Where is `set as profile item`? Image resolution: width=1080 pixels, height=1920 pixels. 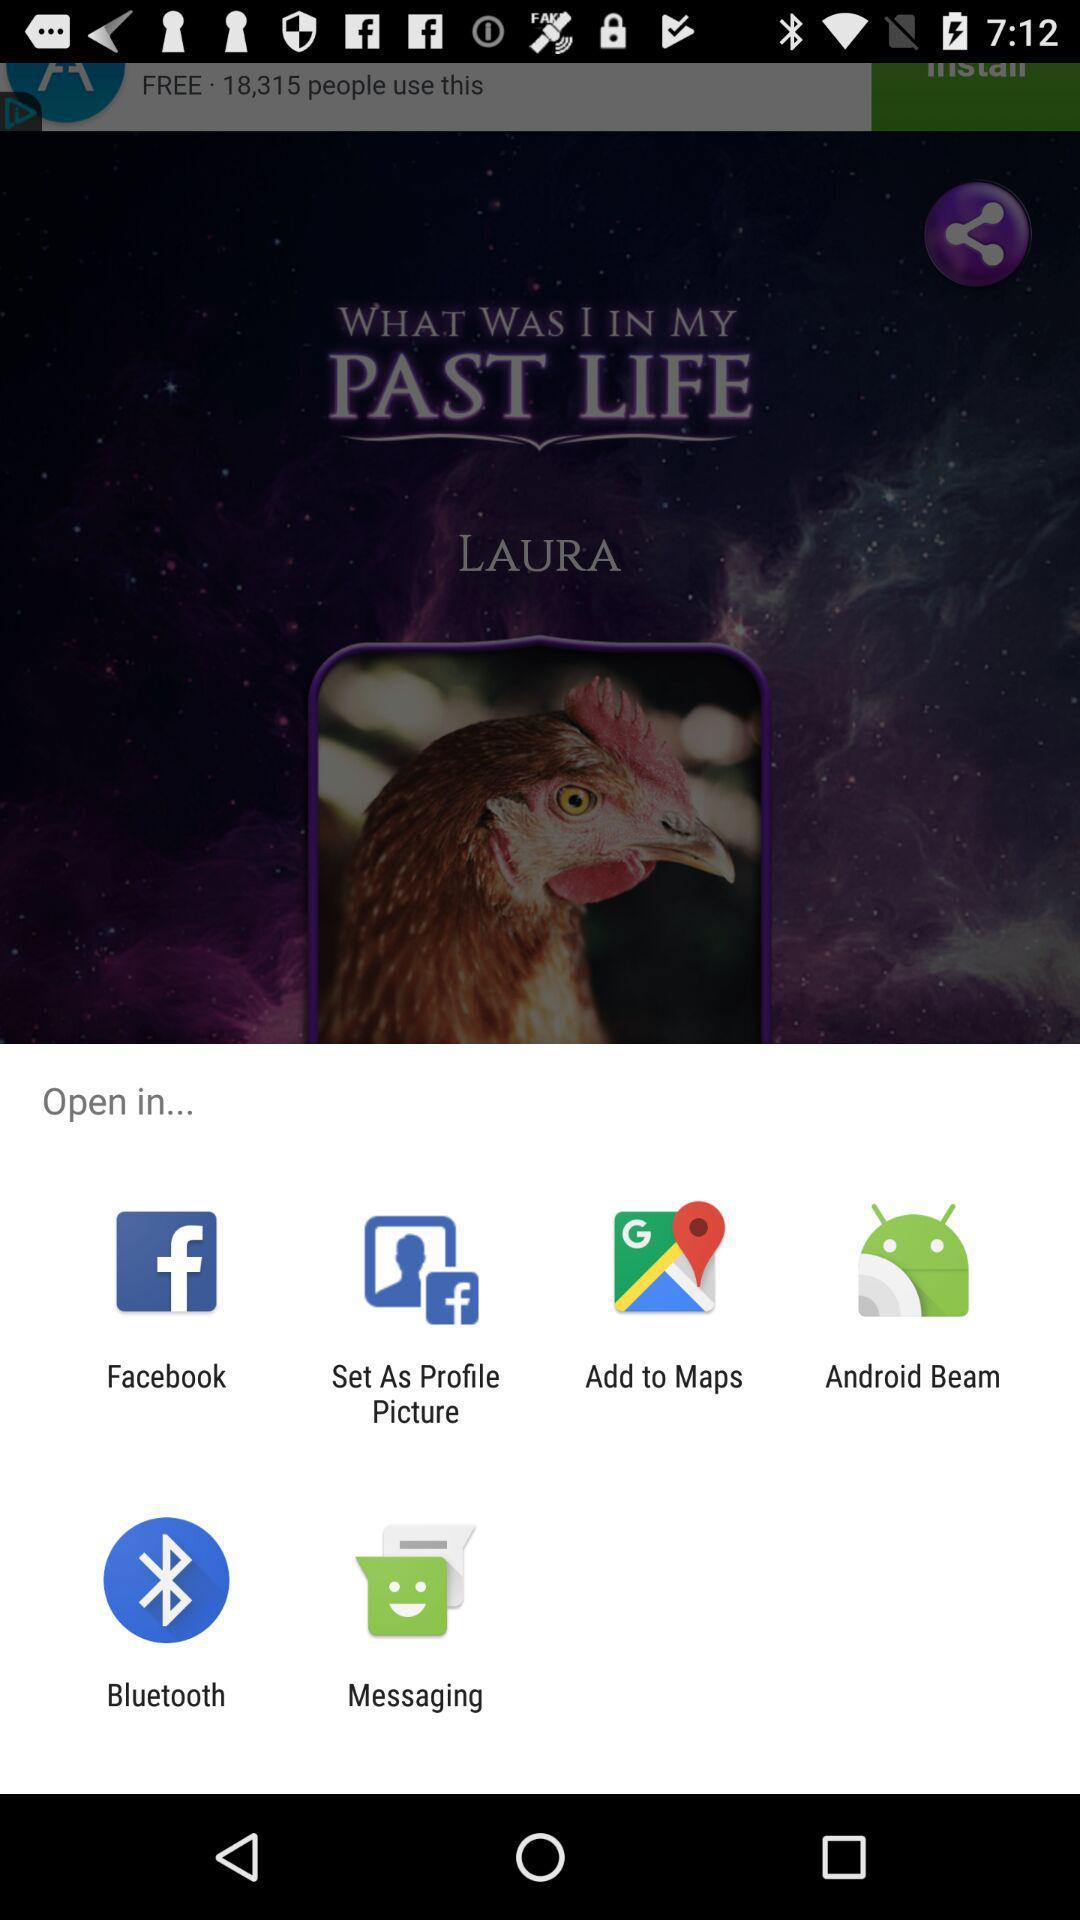
set as profile item is located at coordinates (414, 1392).